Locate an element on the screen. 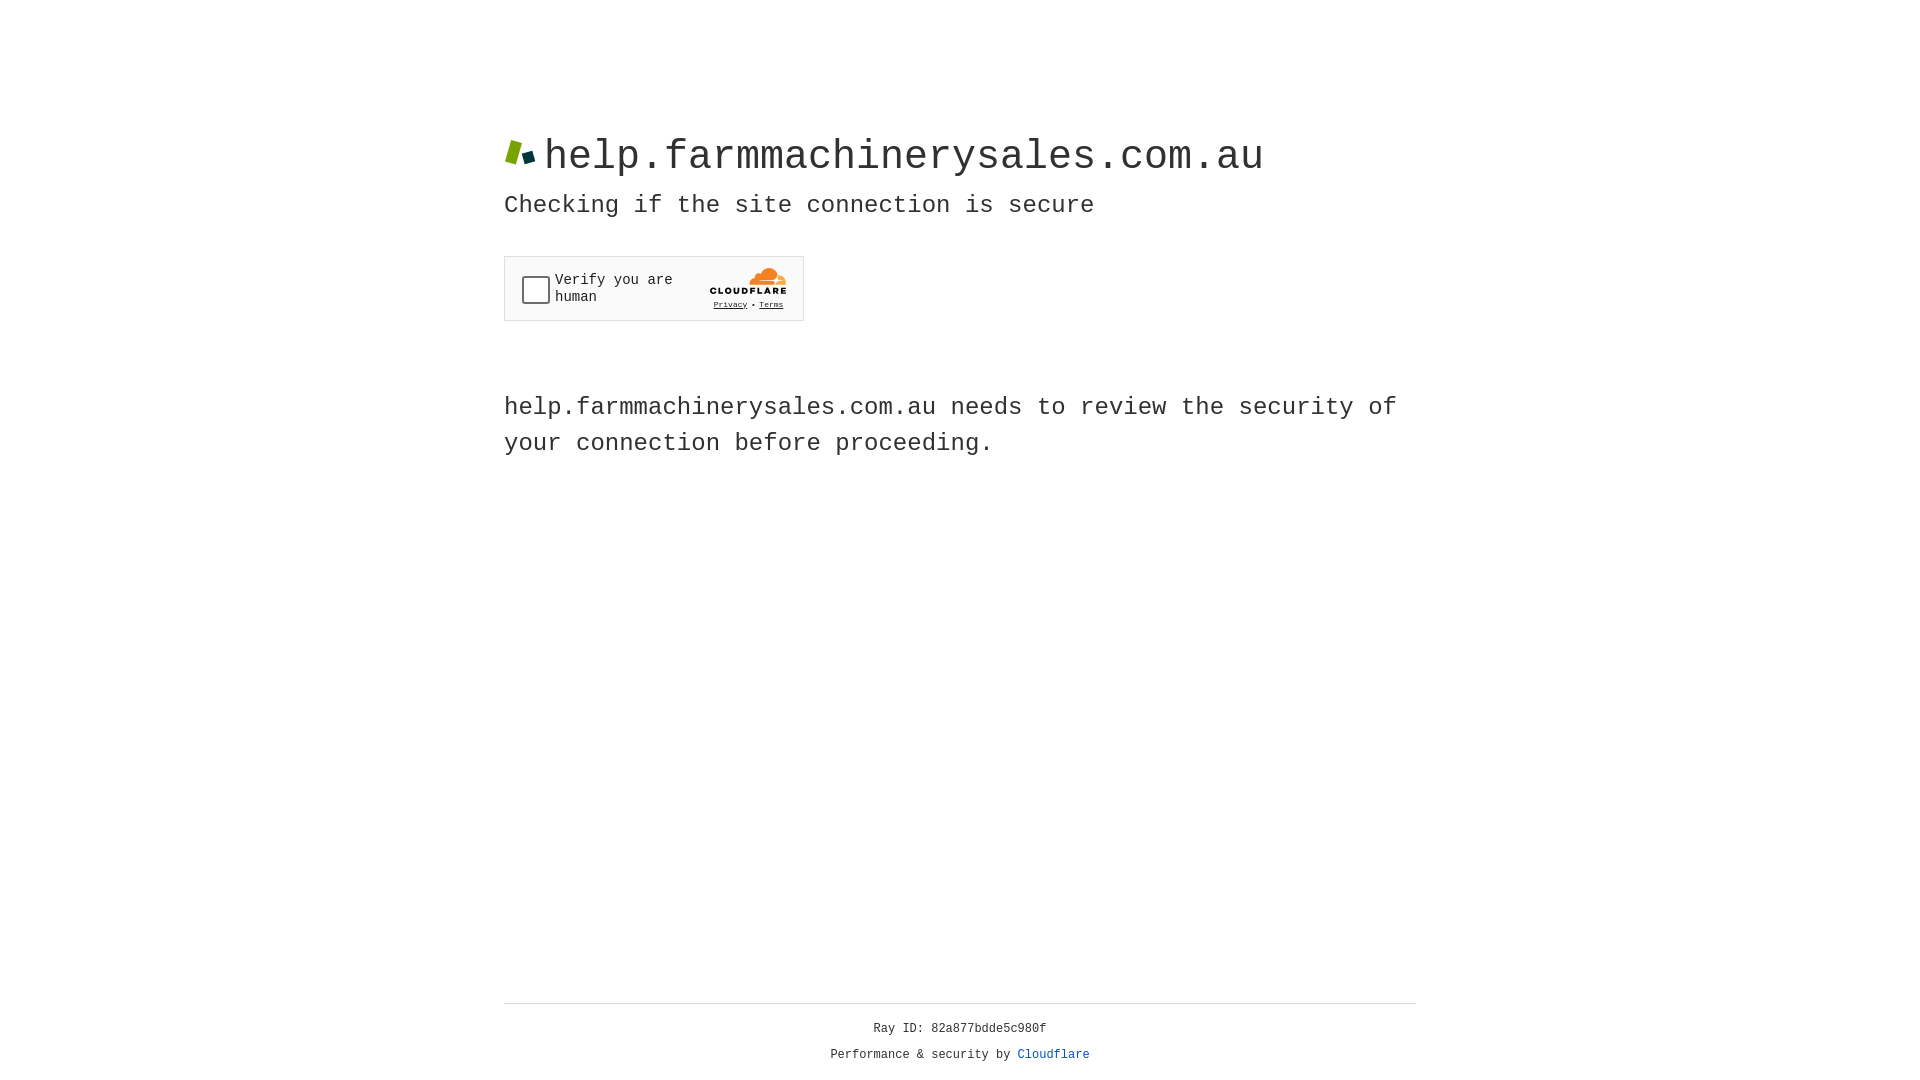 The width and height of the screenshot is (1920, 1080). 'Cloudflare' is located at coordinates (1053, 1054).